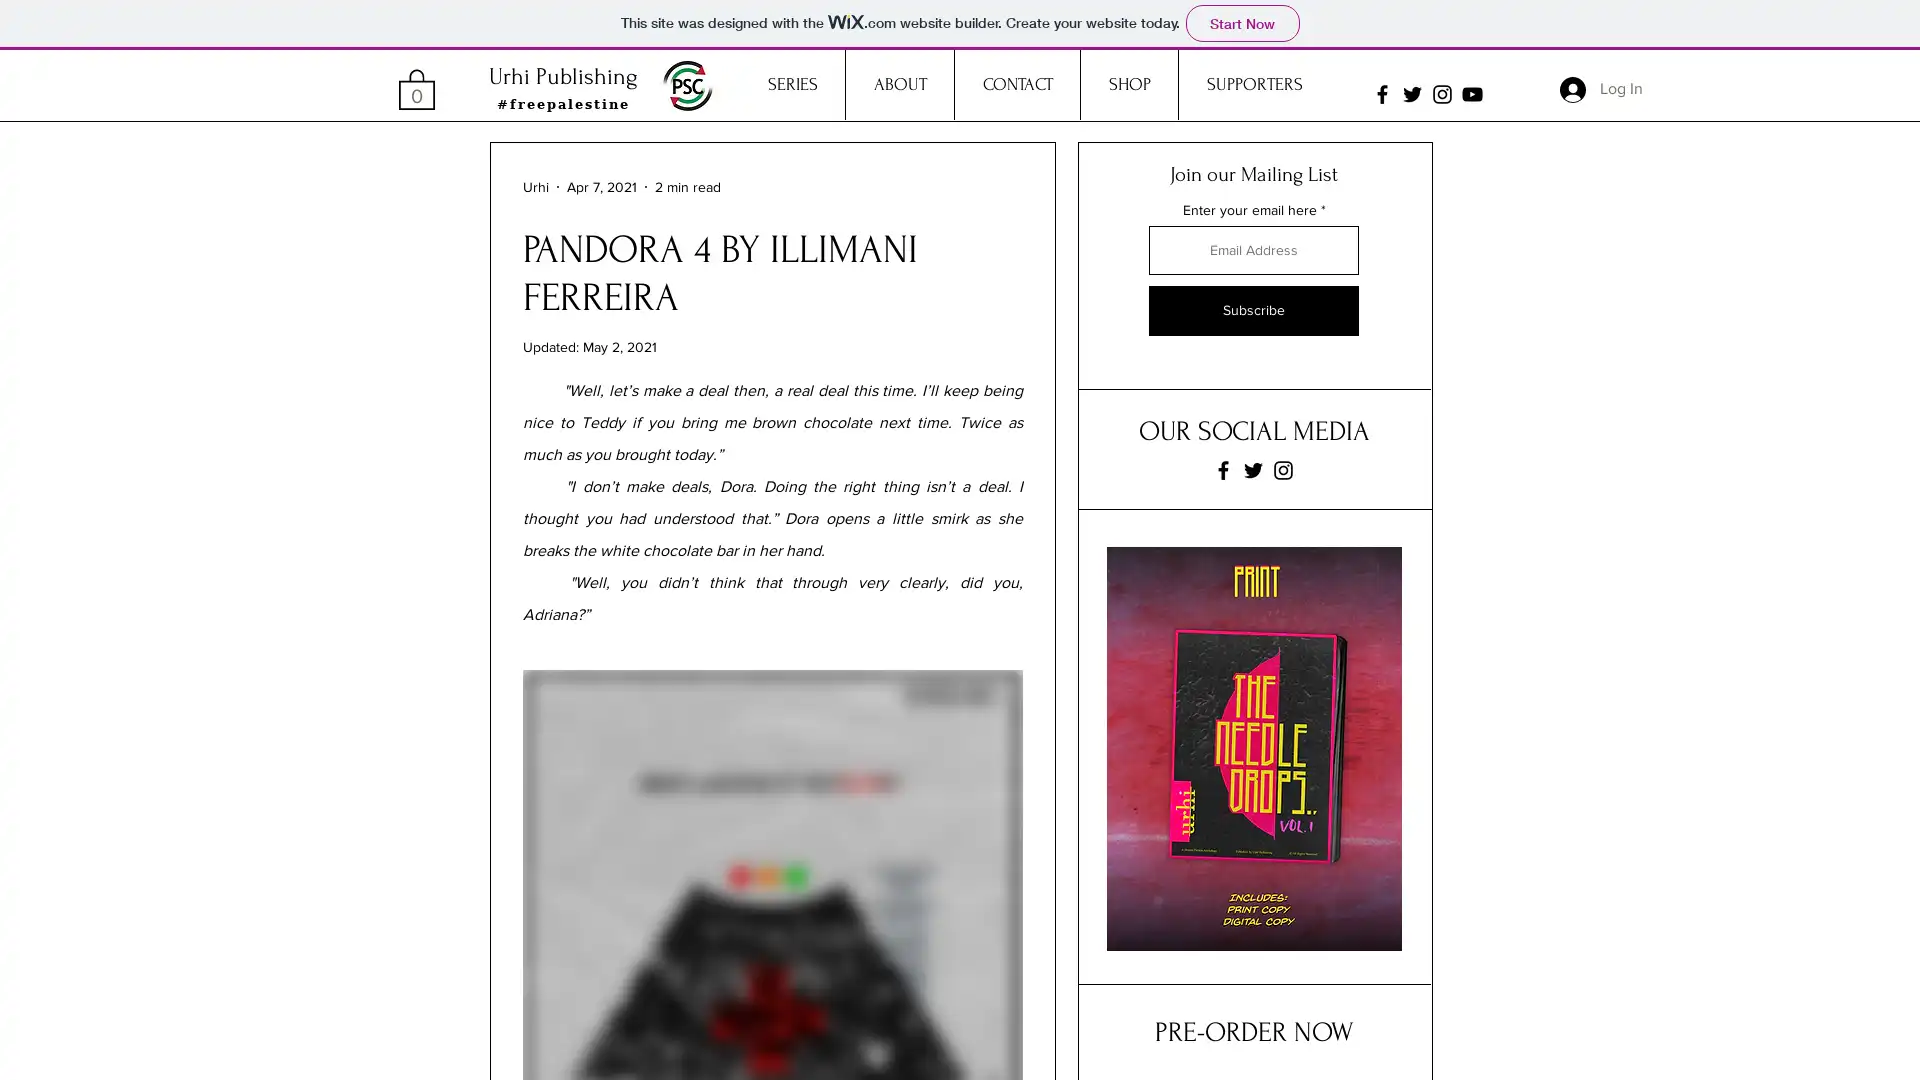 This screenshot has width=1920, height=1080. Describe the element at coordinates (1601, 87) in the screenshot. I see `Log In` at that location.